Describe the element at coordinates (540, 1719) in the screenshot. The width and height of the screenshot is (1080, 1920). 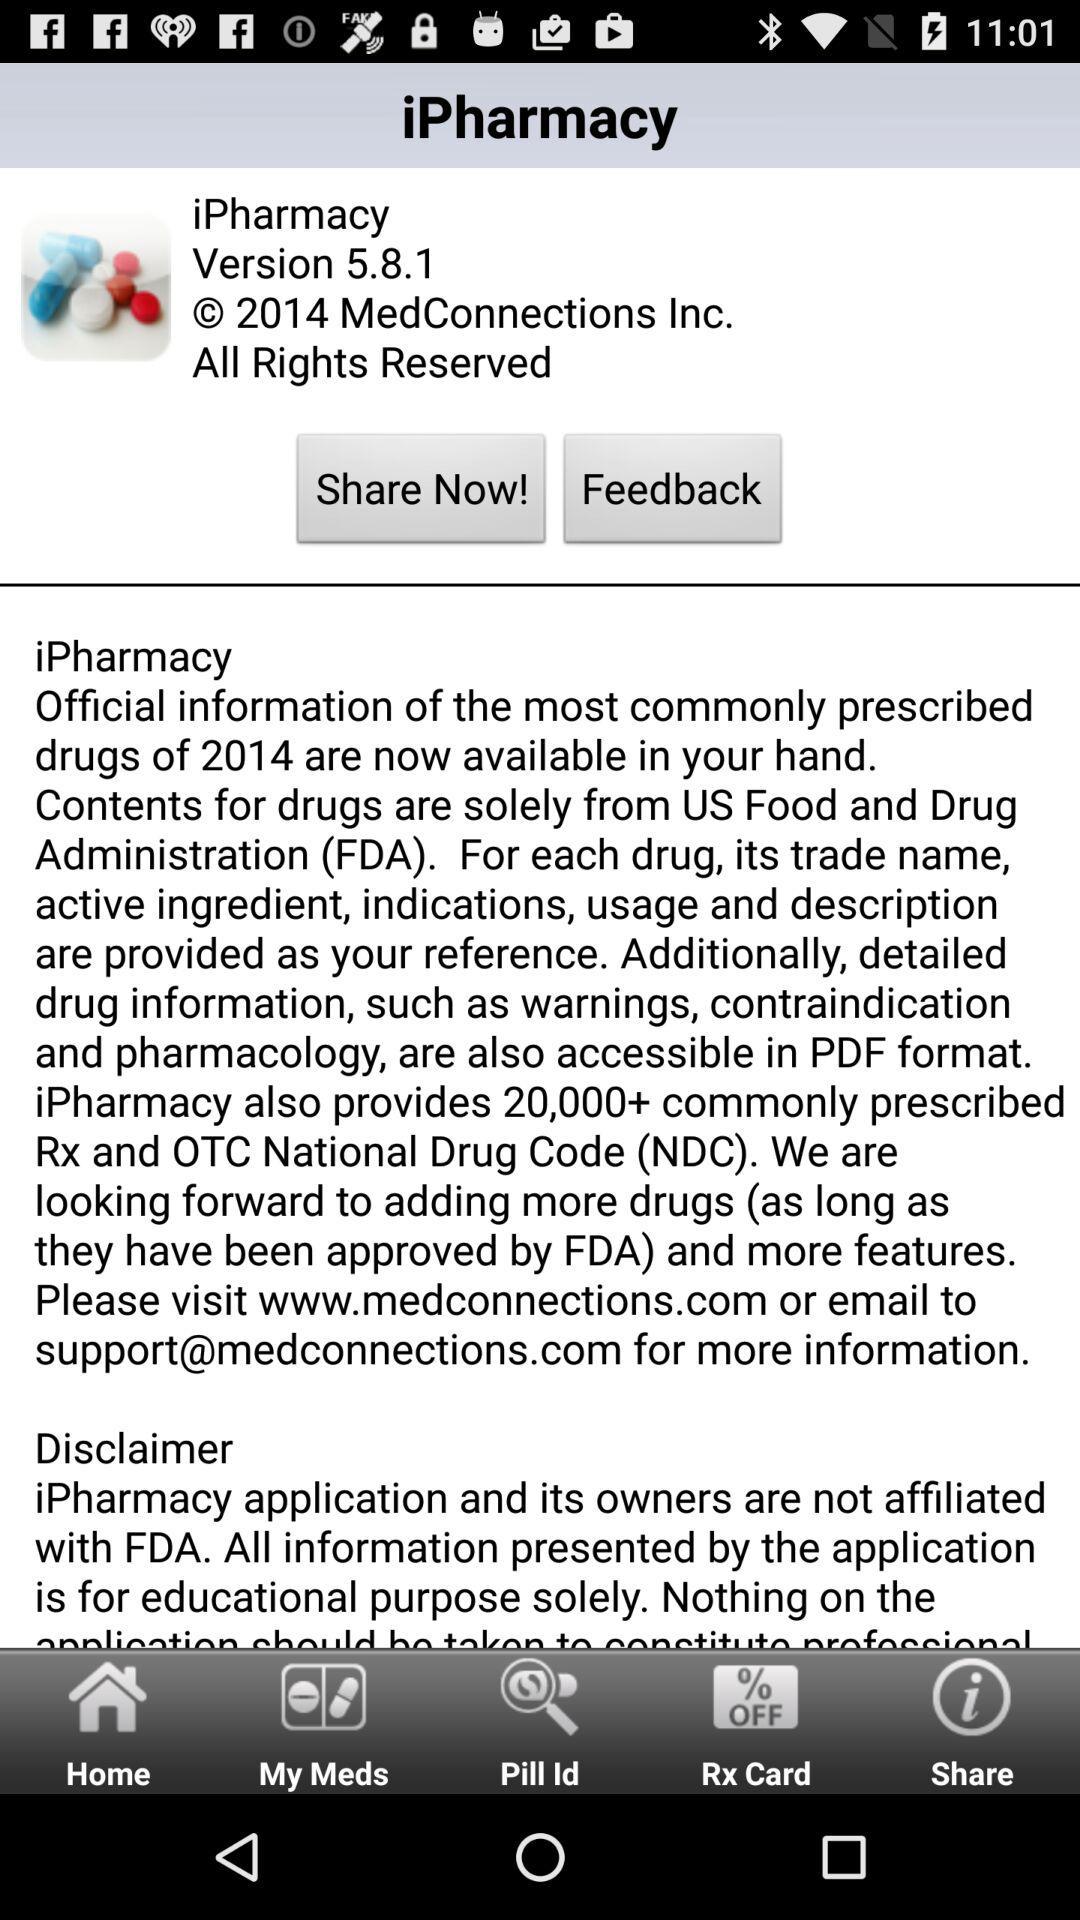
I see `the item next to the my meds item` at that location.